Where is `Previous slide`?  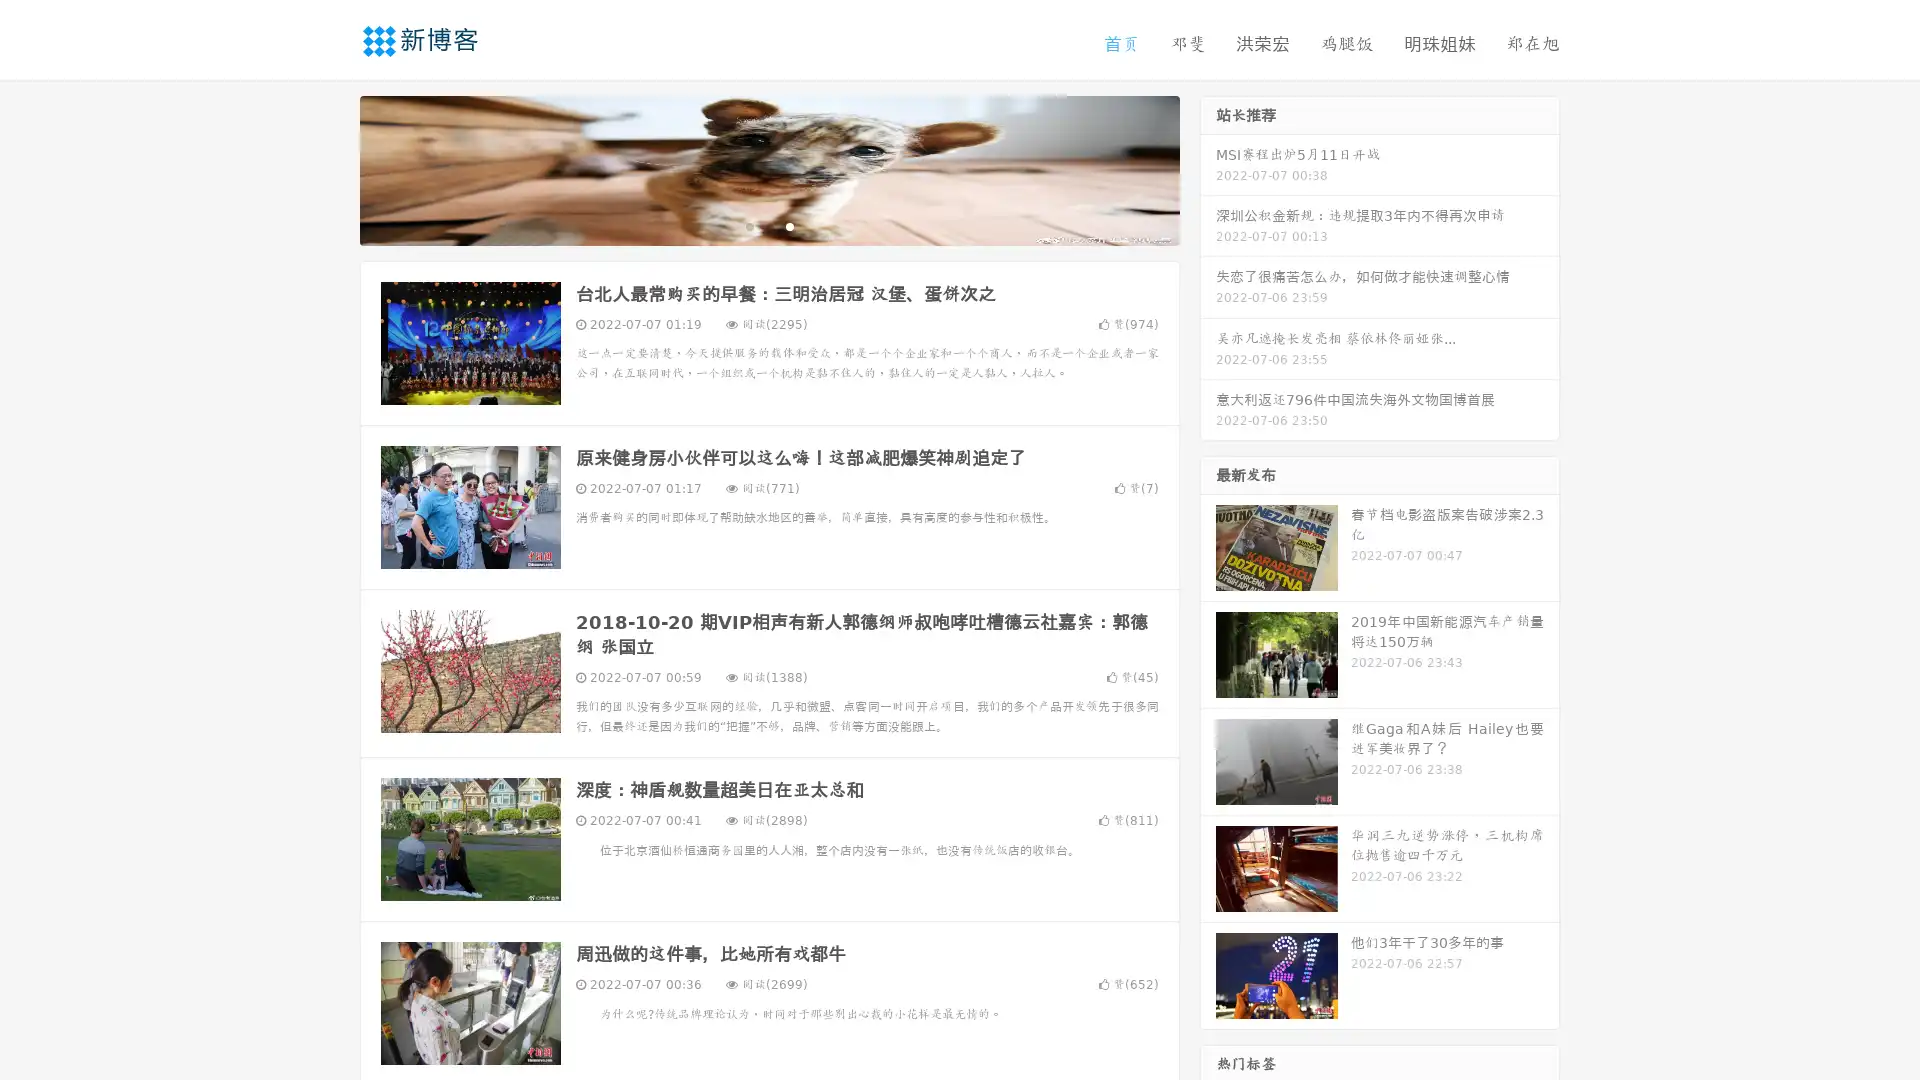 Previous slide is located at coordinates (330, 168).